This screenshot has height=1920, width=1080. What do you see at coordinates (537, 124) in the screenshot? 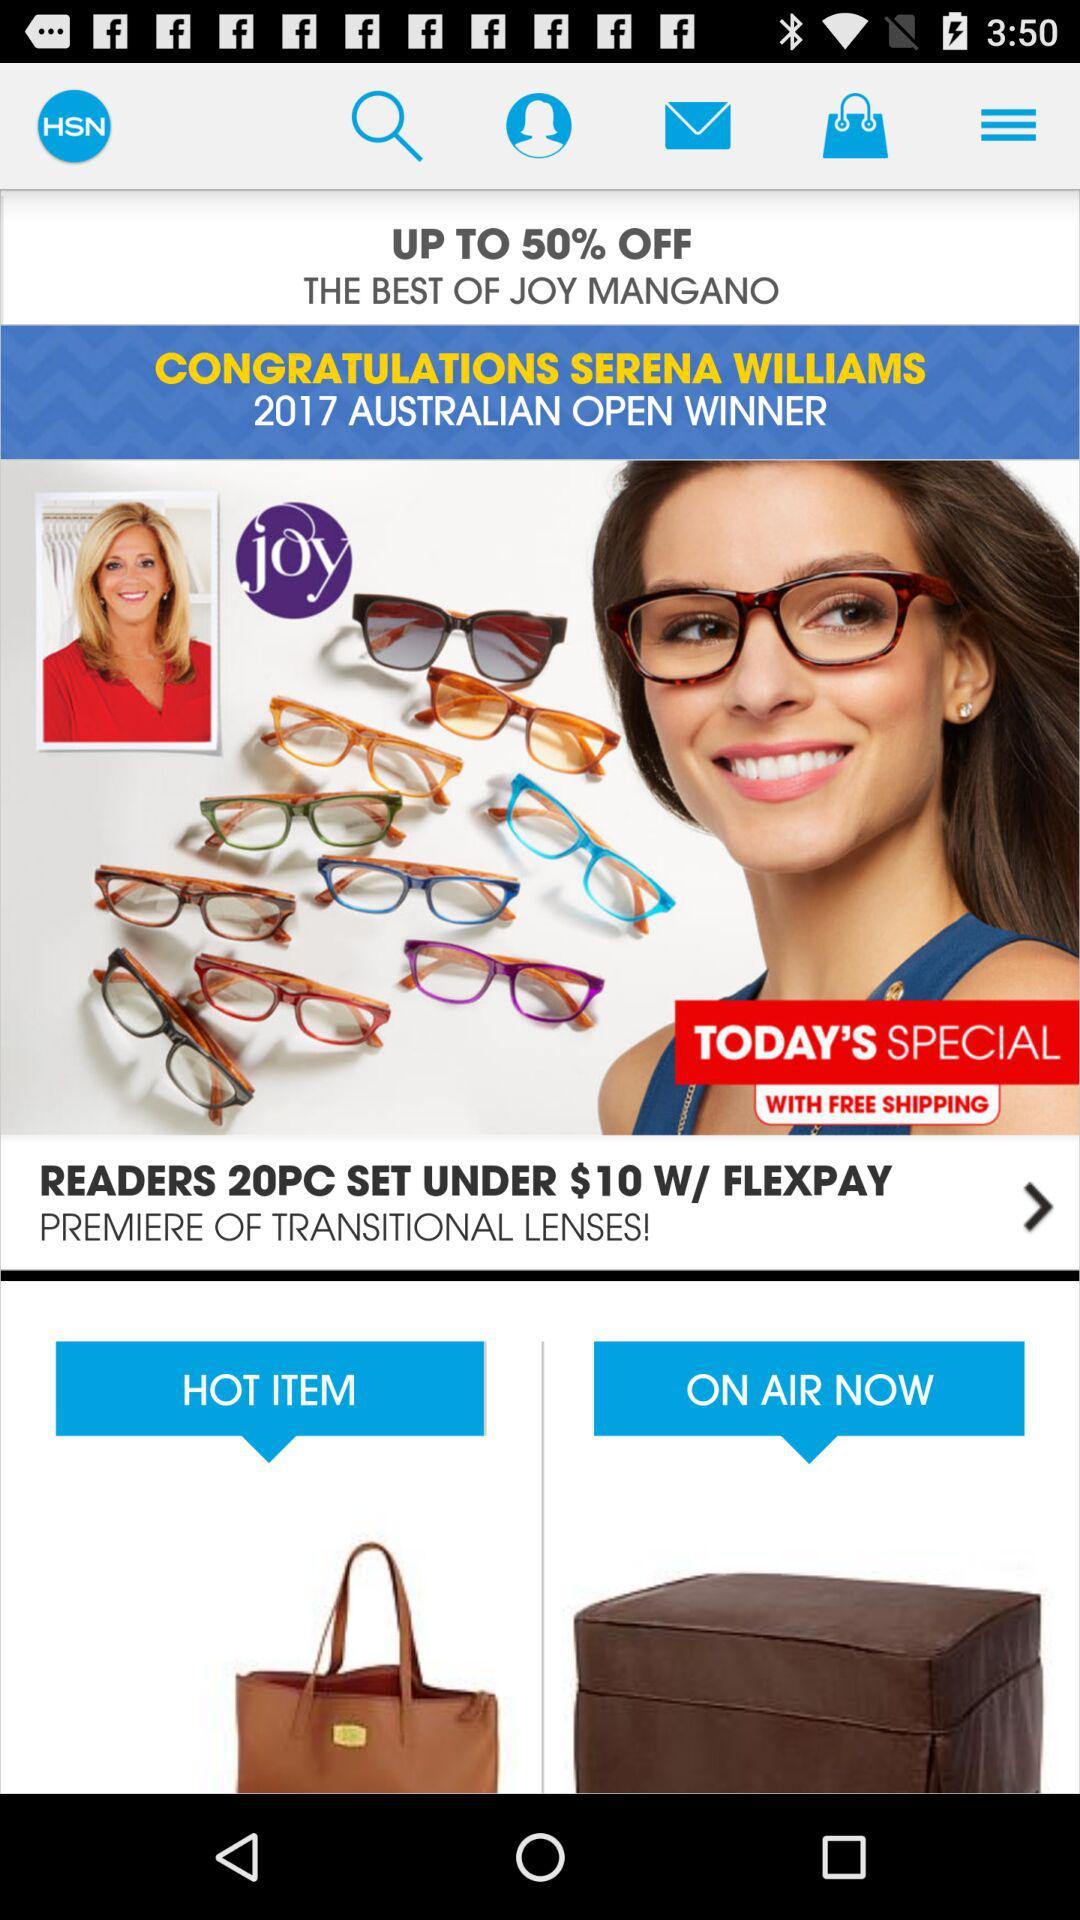
I see `your profile` at bounding box center [537, 124].